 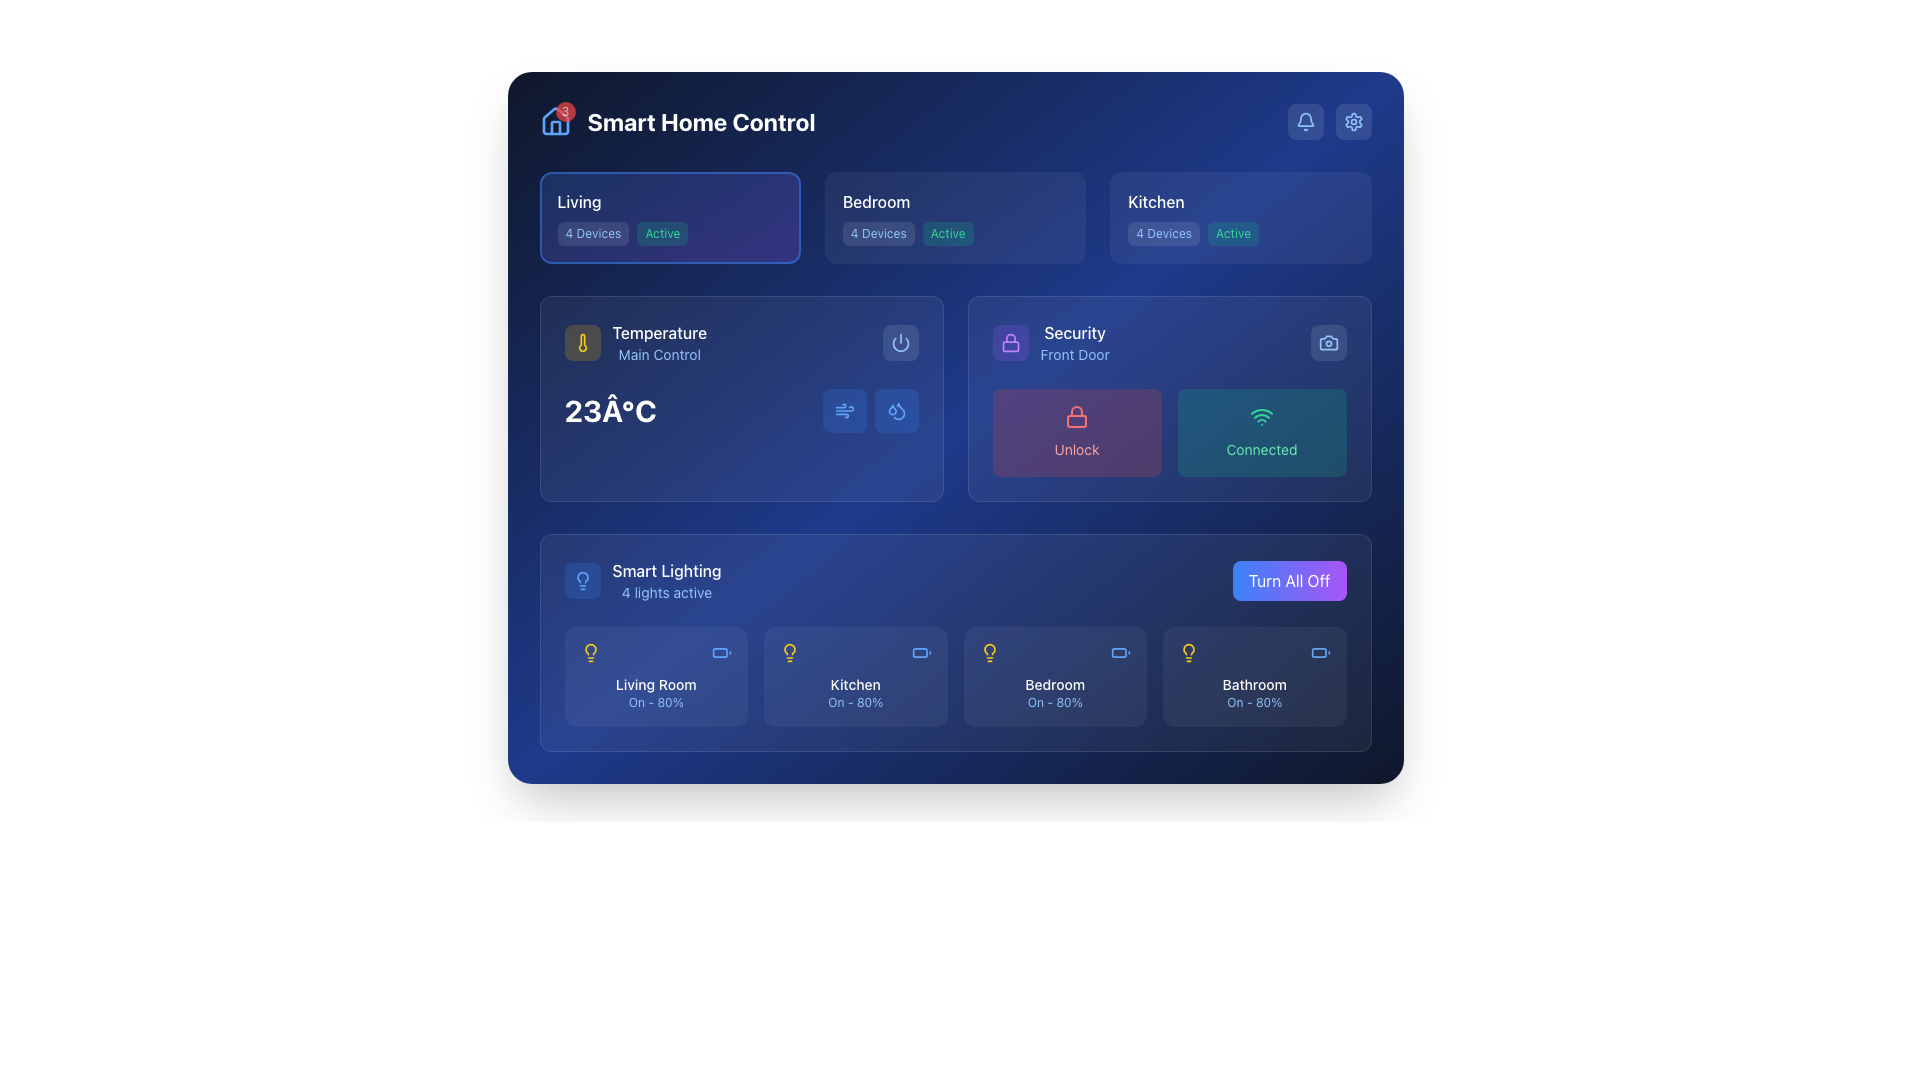 I want to click on the decorative icon representing the 'Temperature' functionality in the upper-left part of the 'Smart Home Control' dashboard, so click(x=581, y=342).